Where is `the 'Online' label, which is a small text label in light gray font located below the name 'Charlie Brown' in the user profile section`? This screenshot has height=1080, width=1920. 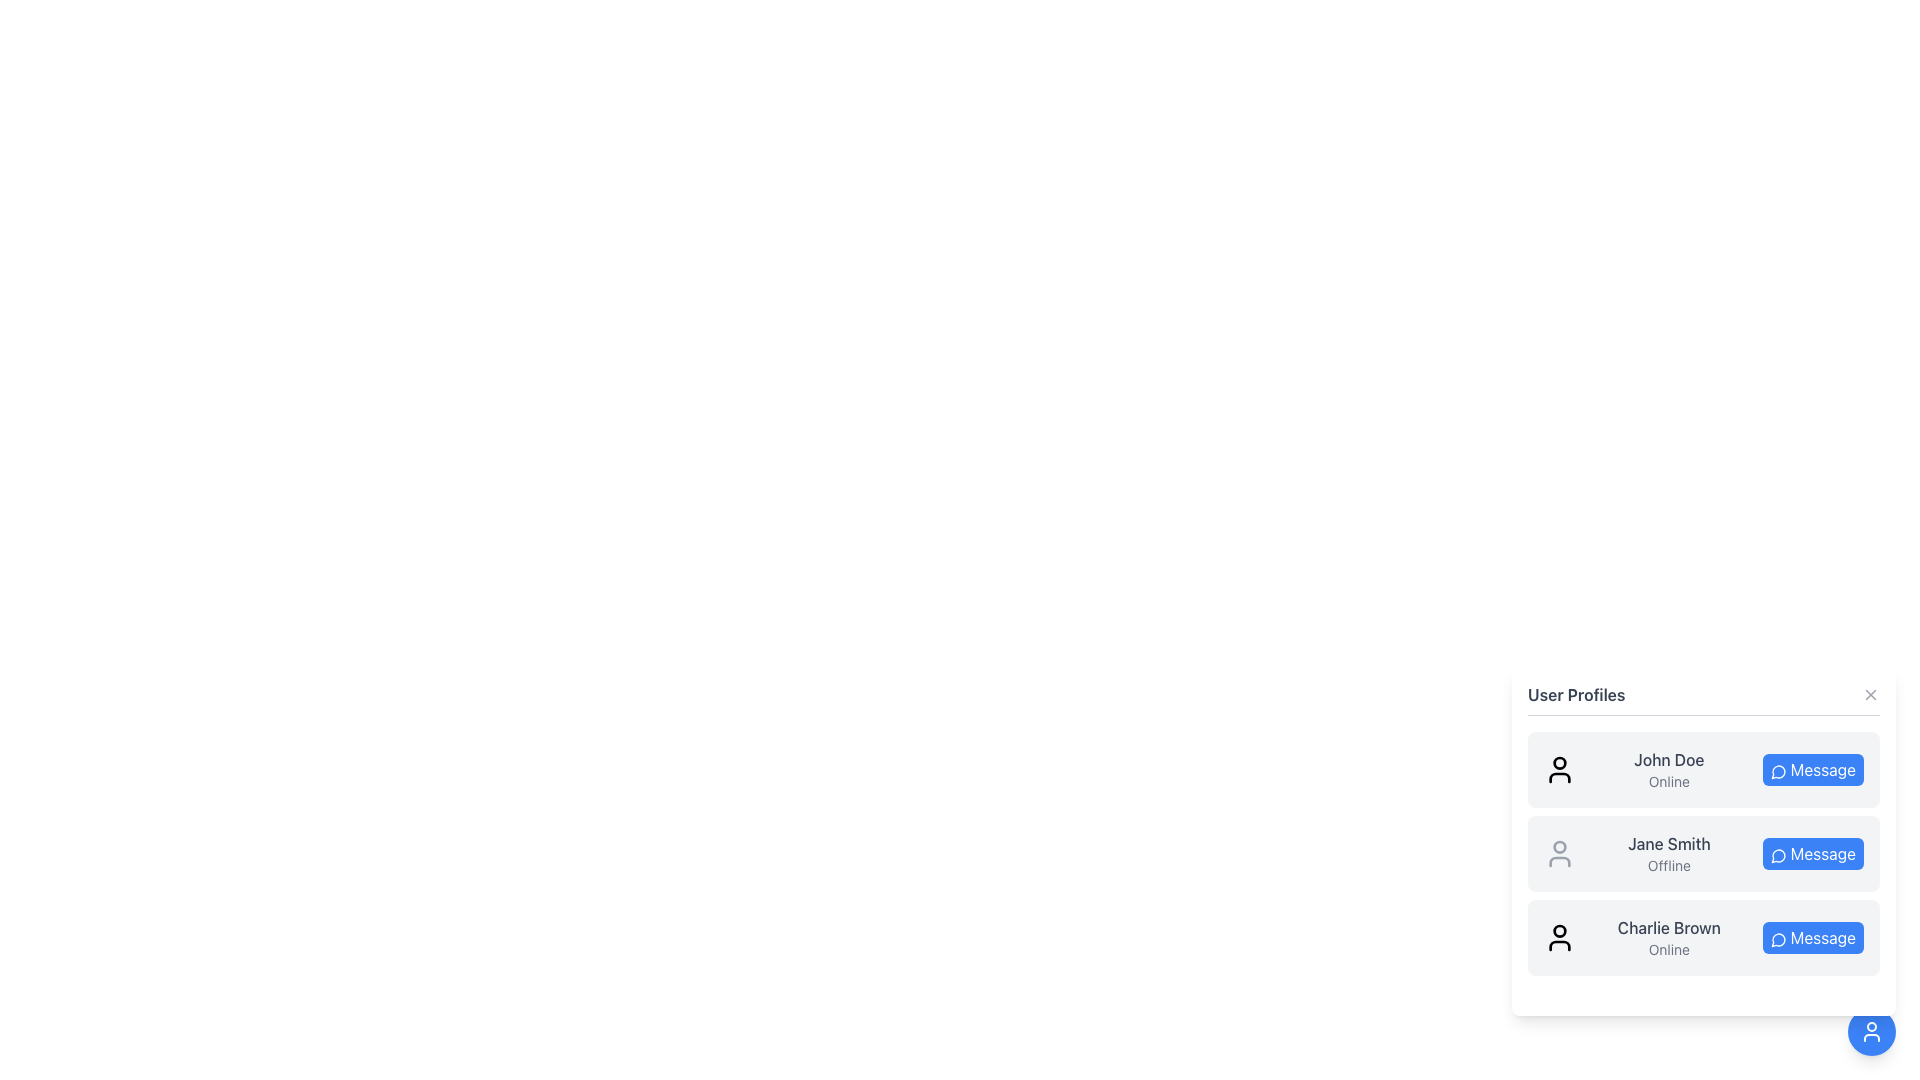
the 'Online' label, which is a small text label in light gray font located below the name 'Charlie Brown' in the user profile section is located at coordinates (1669, 948).